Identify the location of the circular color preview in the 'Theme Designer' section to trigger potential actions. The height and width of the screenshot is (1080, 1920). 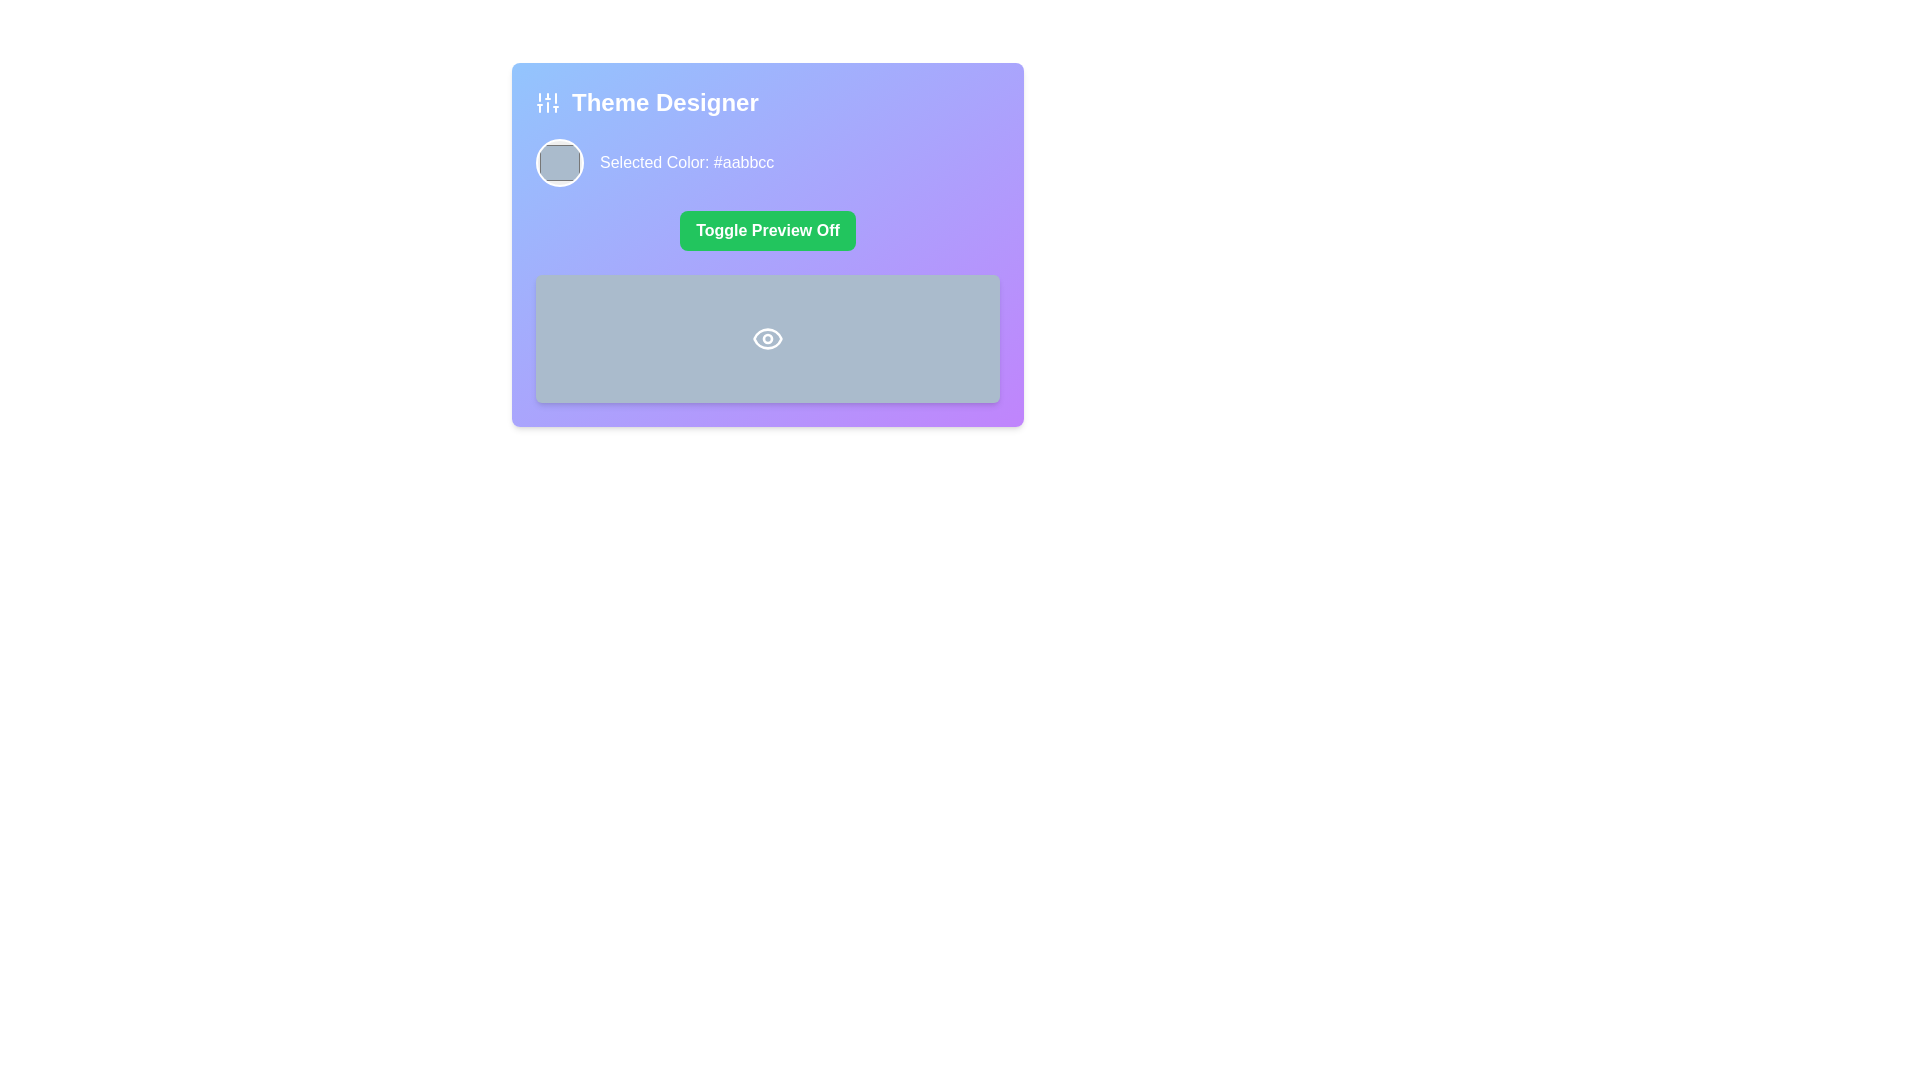
(767, 161).